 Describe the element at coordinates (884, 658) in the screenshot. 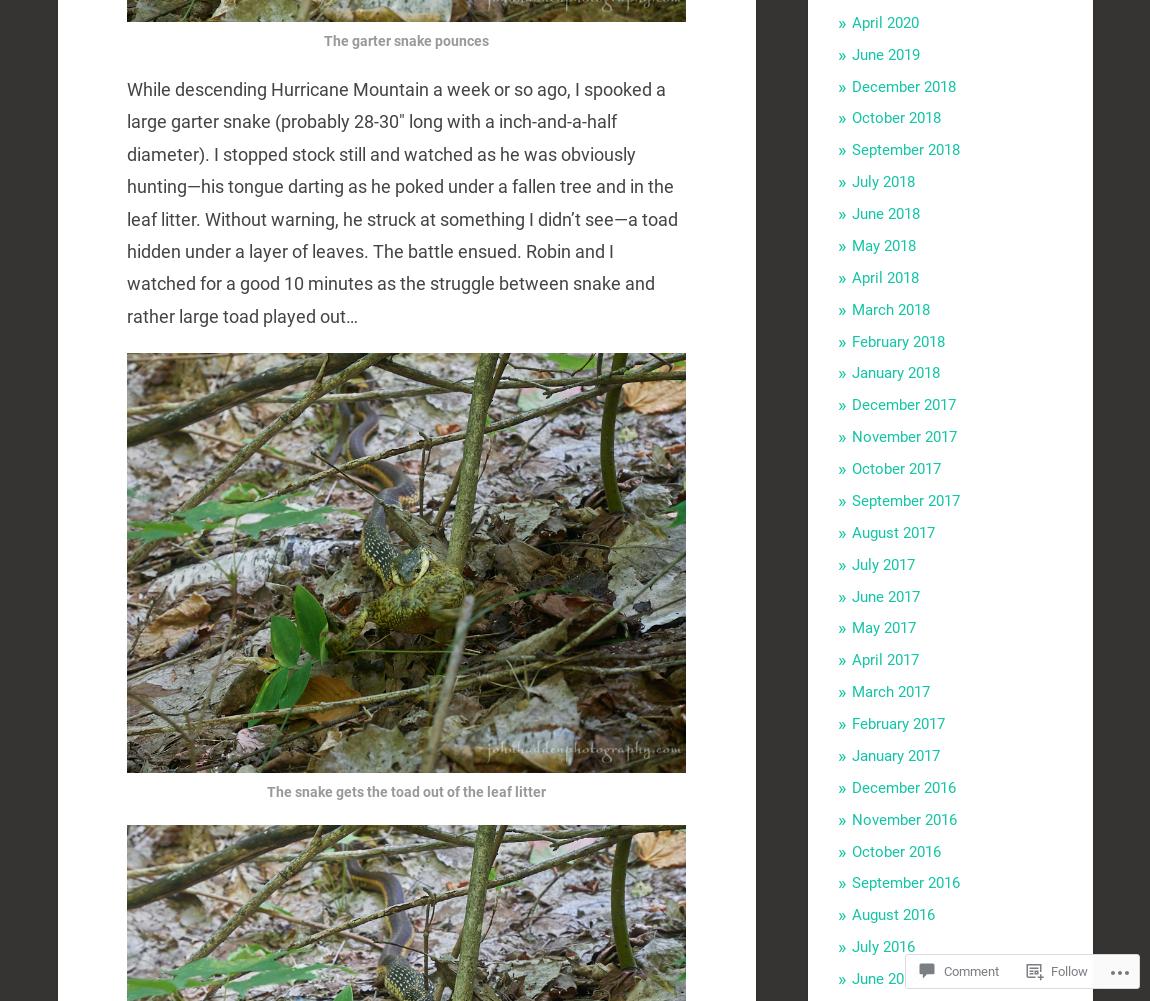

I see `'April 2017'` at that location.